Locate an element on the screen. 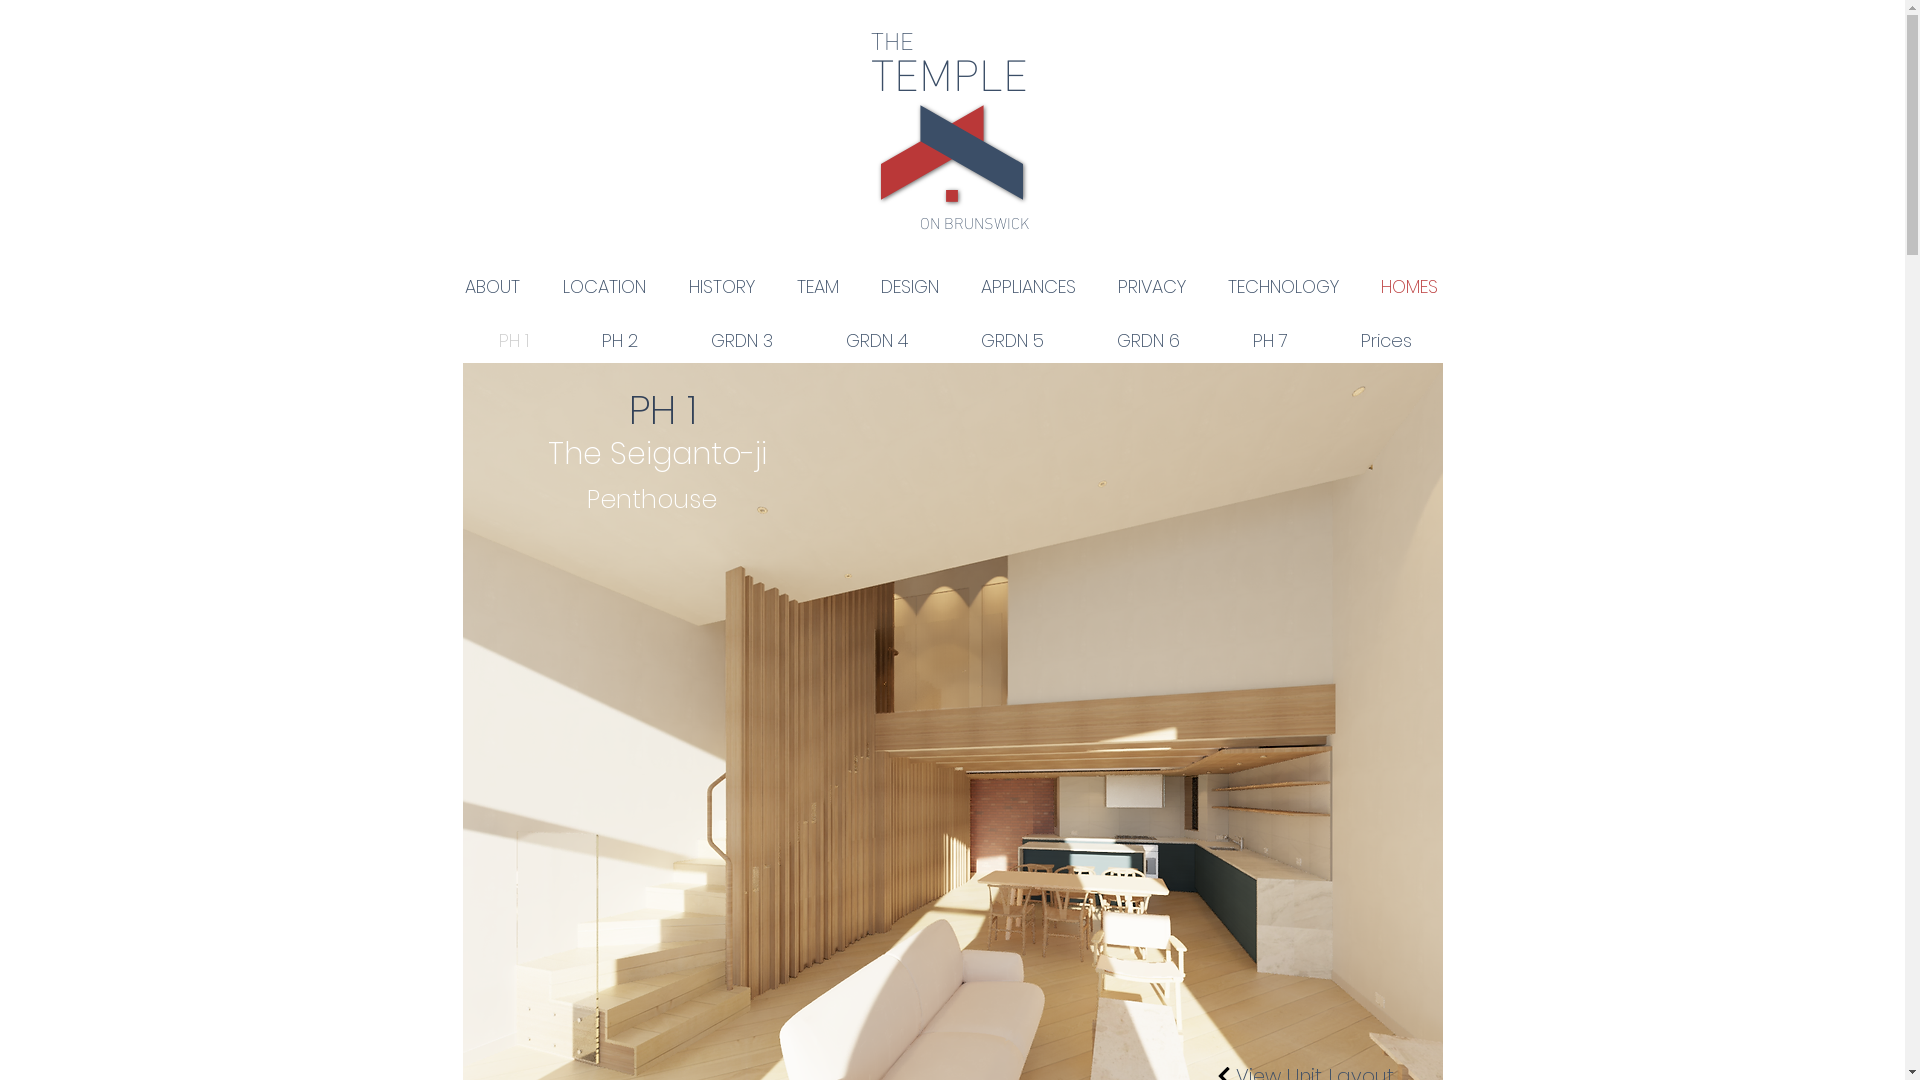  'PRIVACY' is located at coordinates (1151, 286).